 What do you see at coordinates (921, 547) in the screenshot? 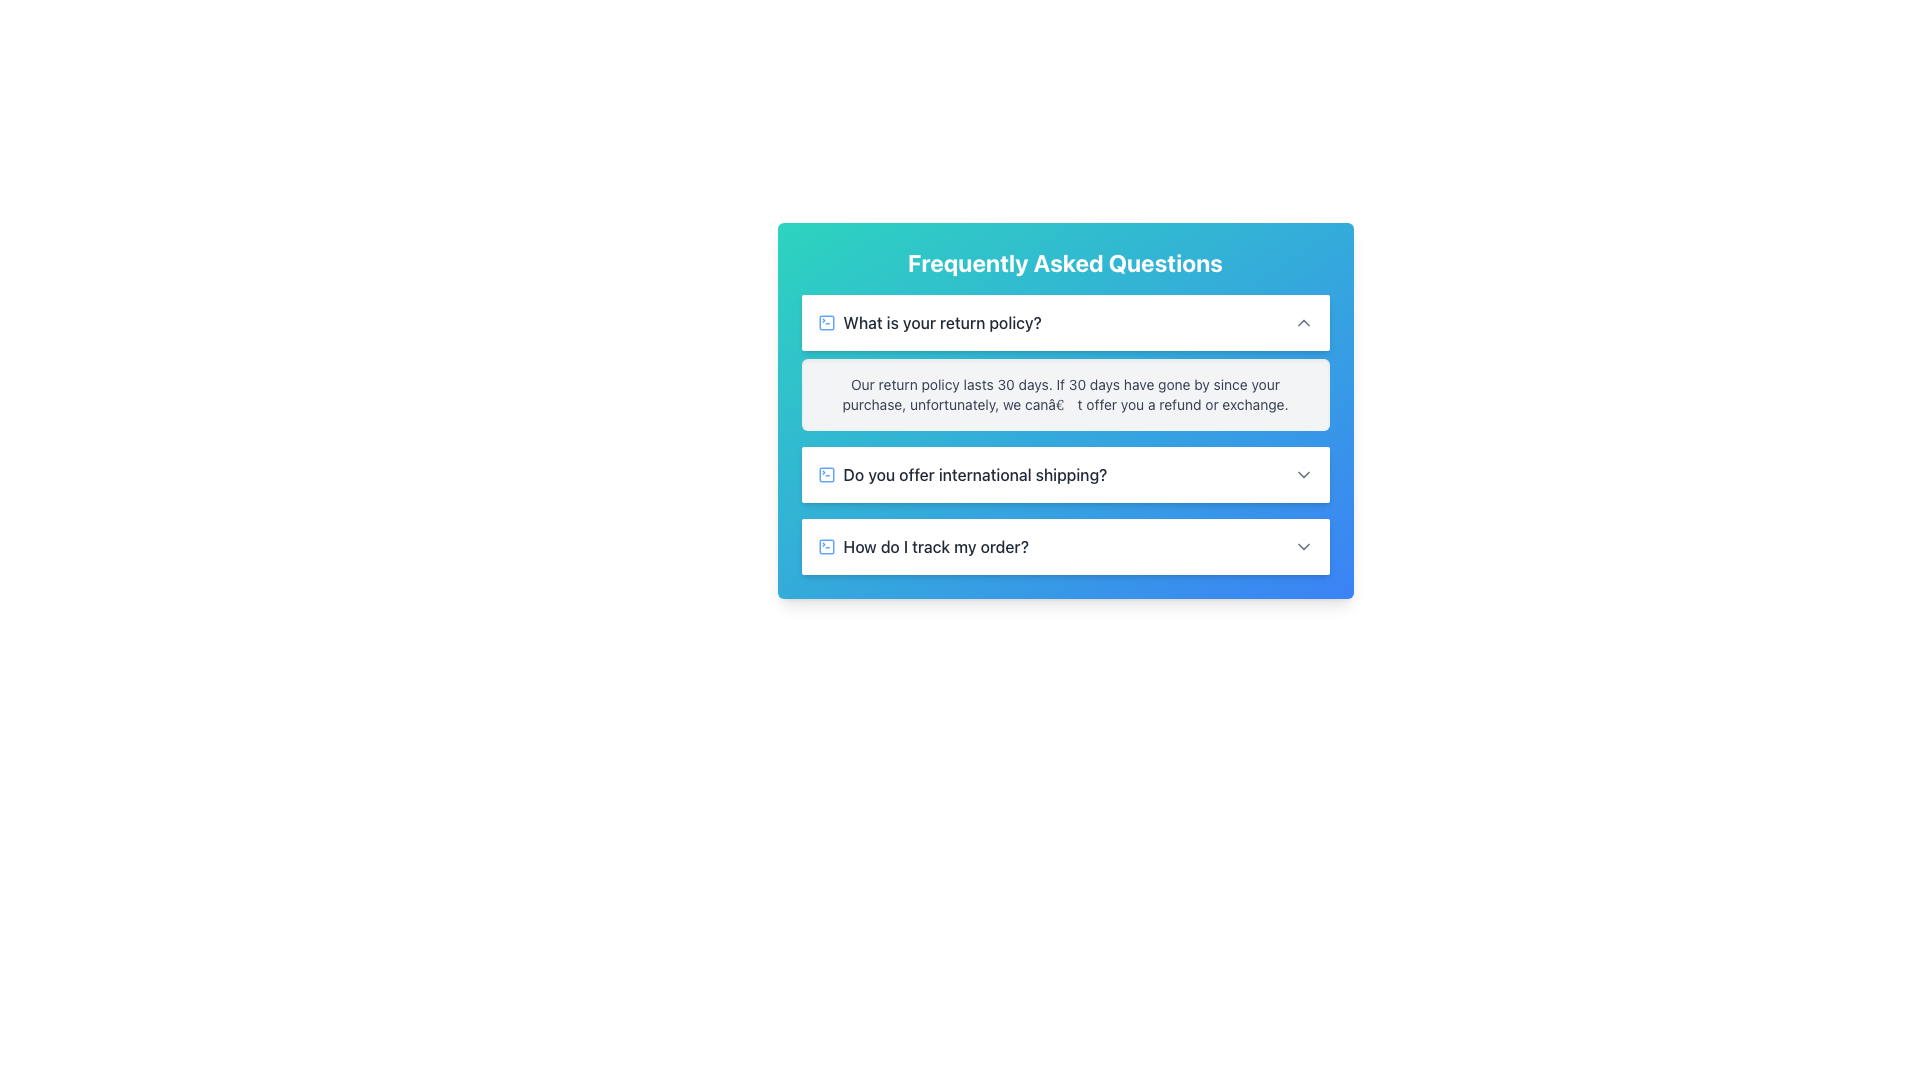
I see `the button that expands the question 'How do I track my order?' located in the Frequently Asked Questions section, positioned between the second and fourth items in the list` at bounding box center [921, 547].